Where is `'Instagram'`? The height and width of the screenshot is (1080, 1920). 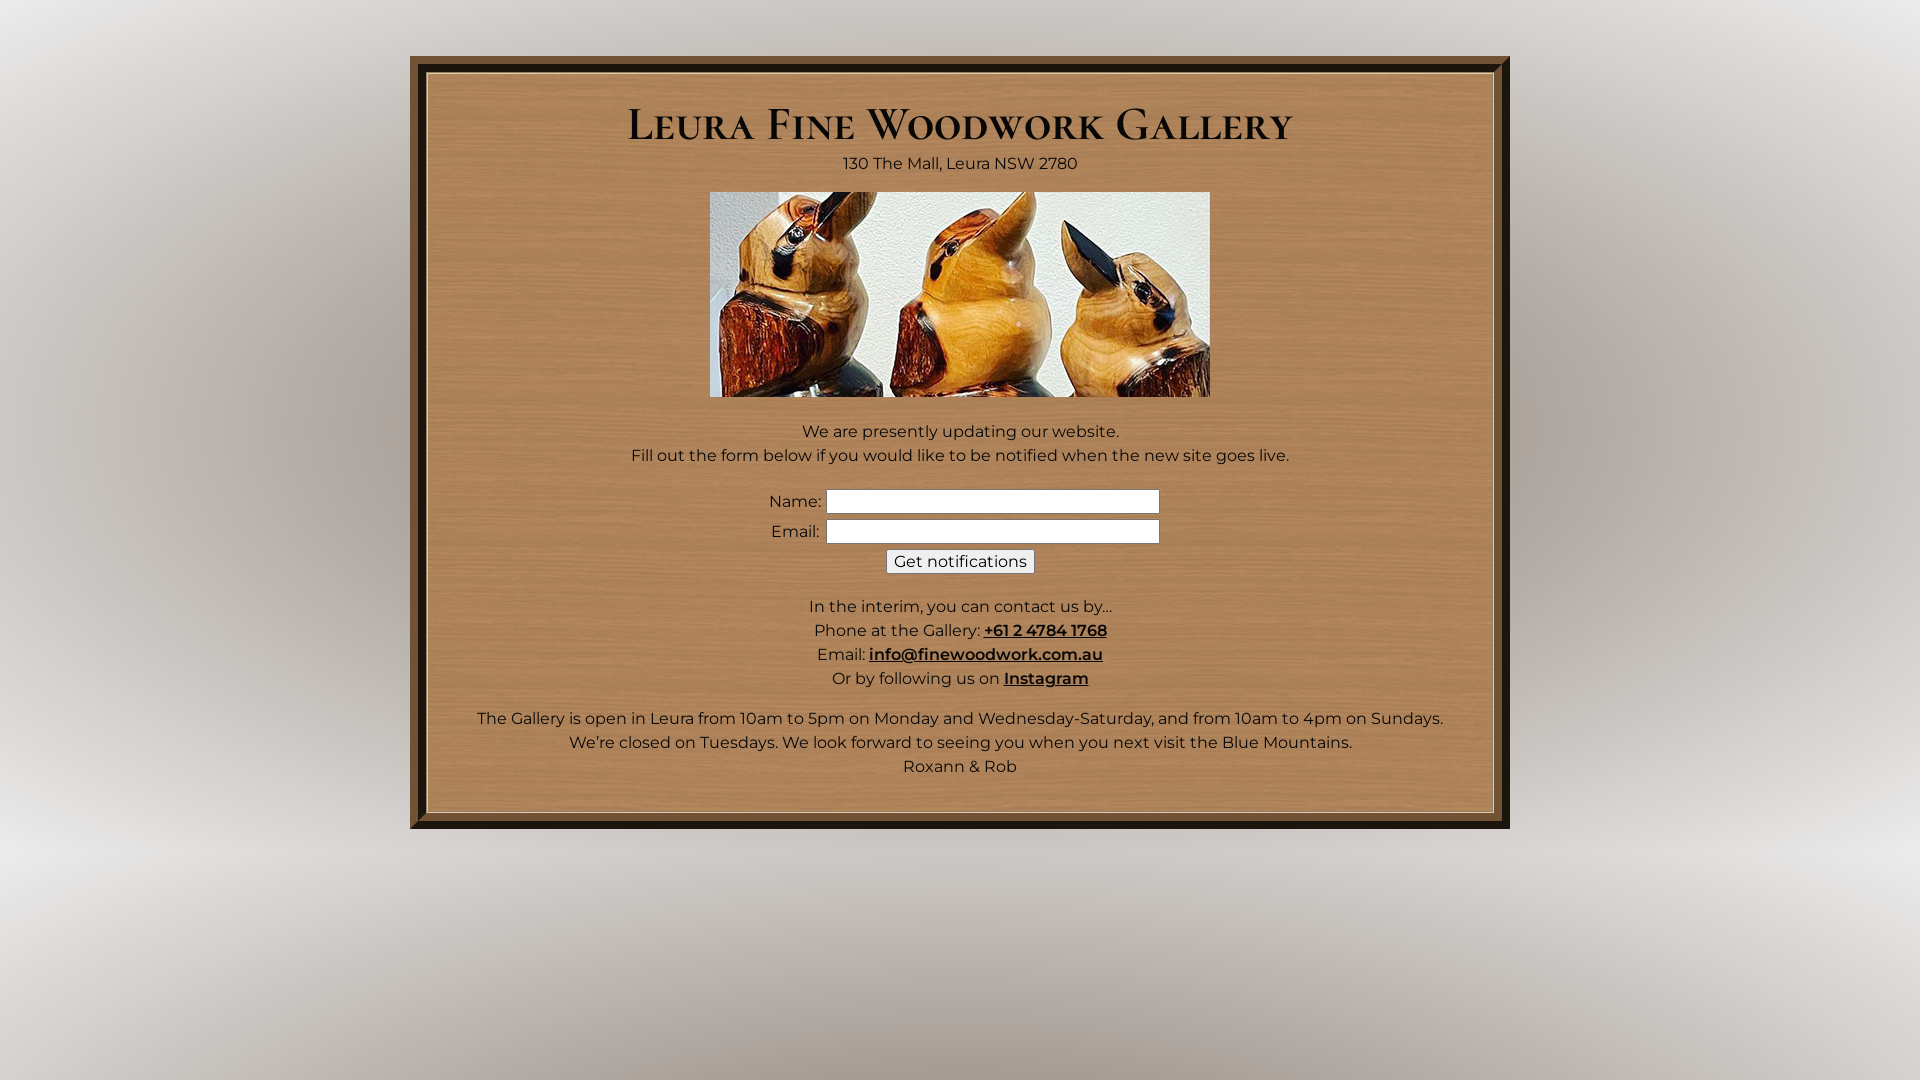
'Instagram' is located at coordinates (1045, 677).